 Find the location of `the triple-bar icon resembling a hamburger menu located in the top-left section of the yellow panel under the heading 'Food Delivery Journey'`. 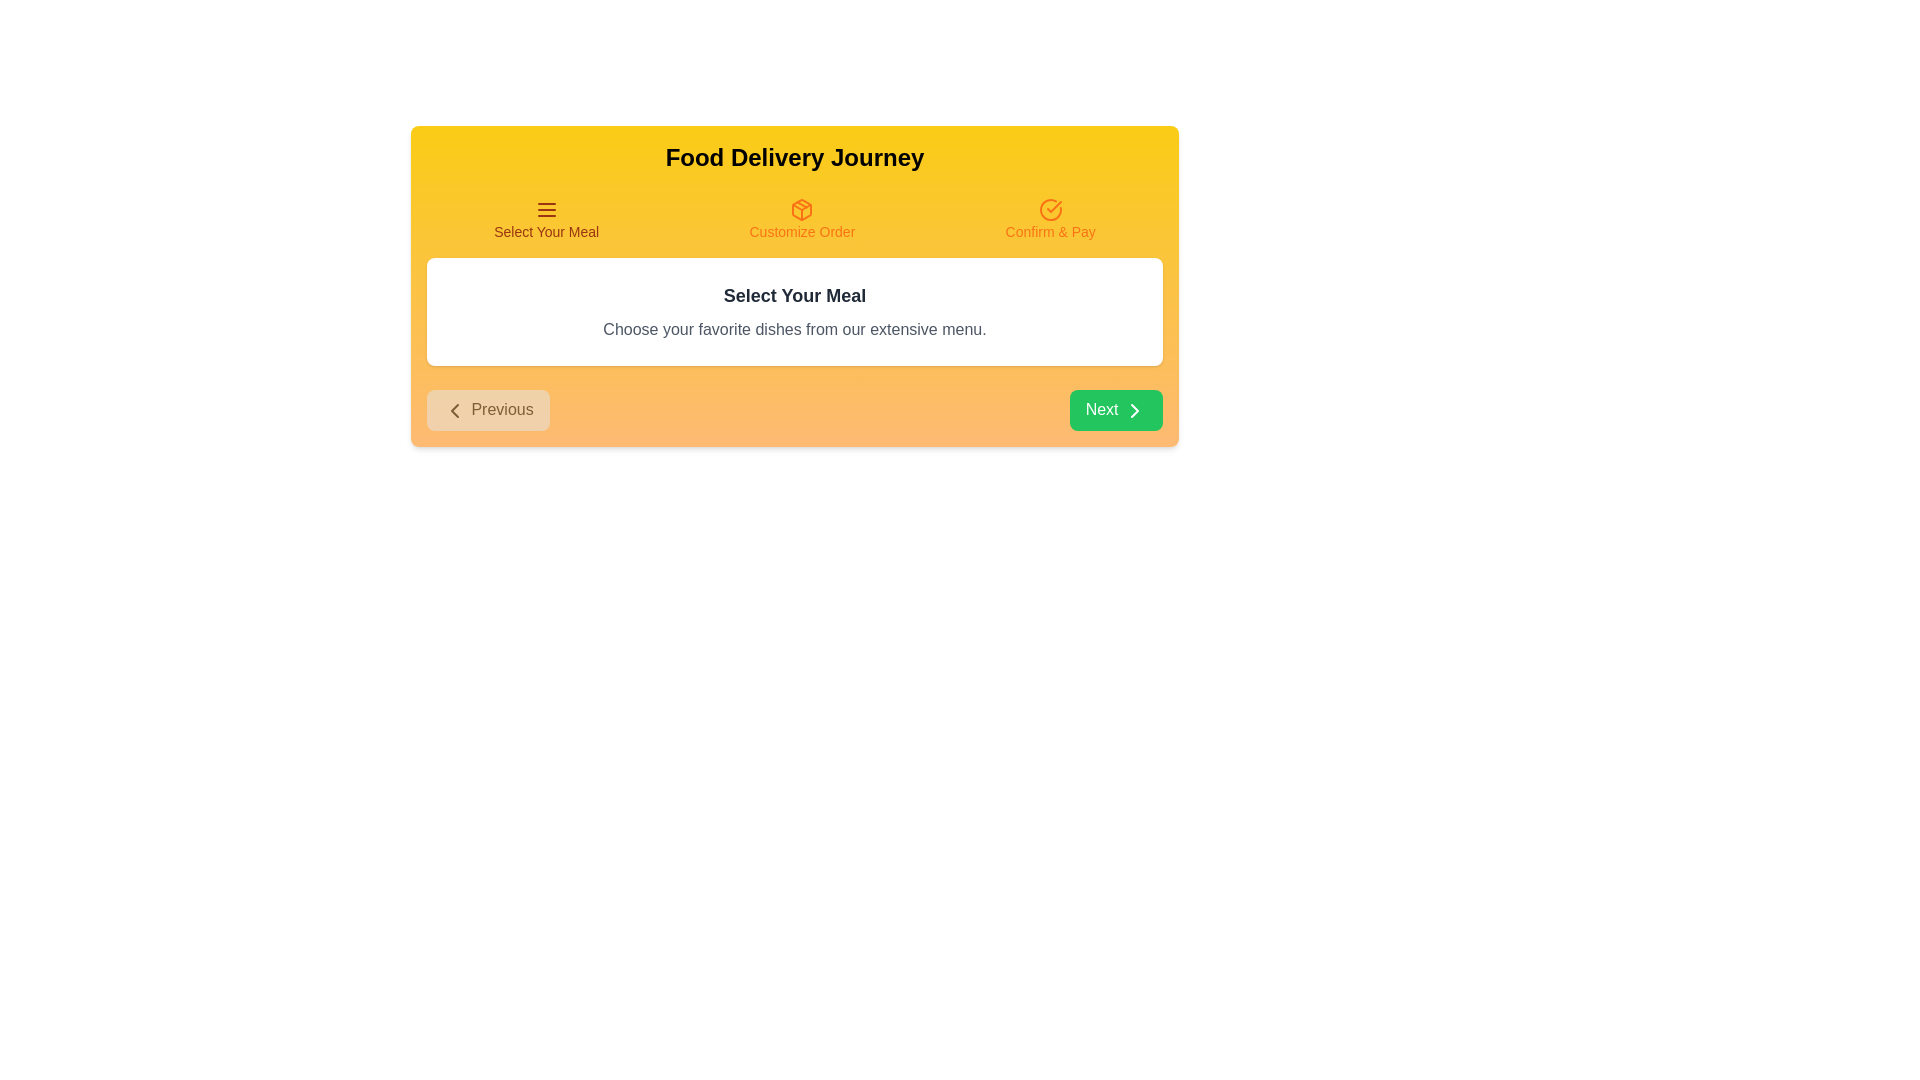

the triple-bar icon resembling a hamburger menu located in the top-left section of the yellow panel under the heading 'Food Delivery Journey' is located at coordinates (546, 209).